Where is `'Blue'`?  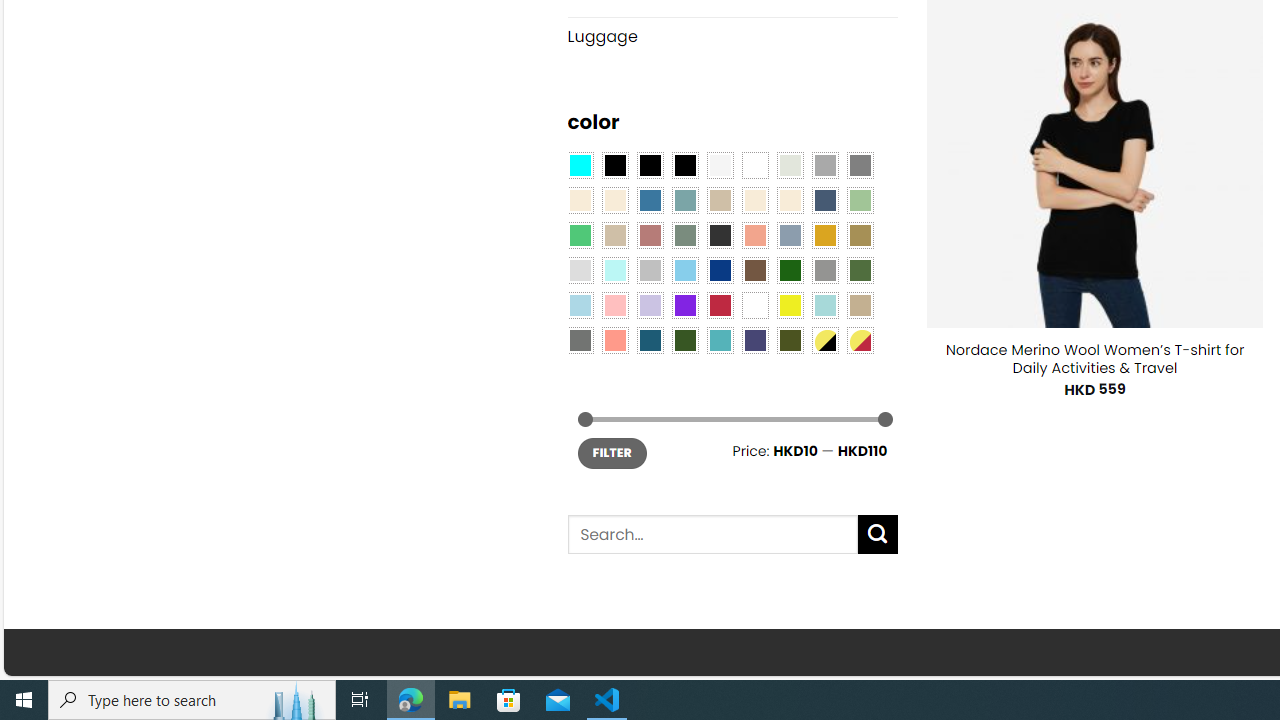
'Blue' is located at coordinates (650, 200).